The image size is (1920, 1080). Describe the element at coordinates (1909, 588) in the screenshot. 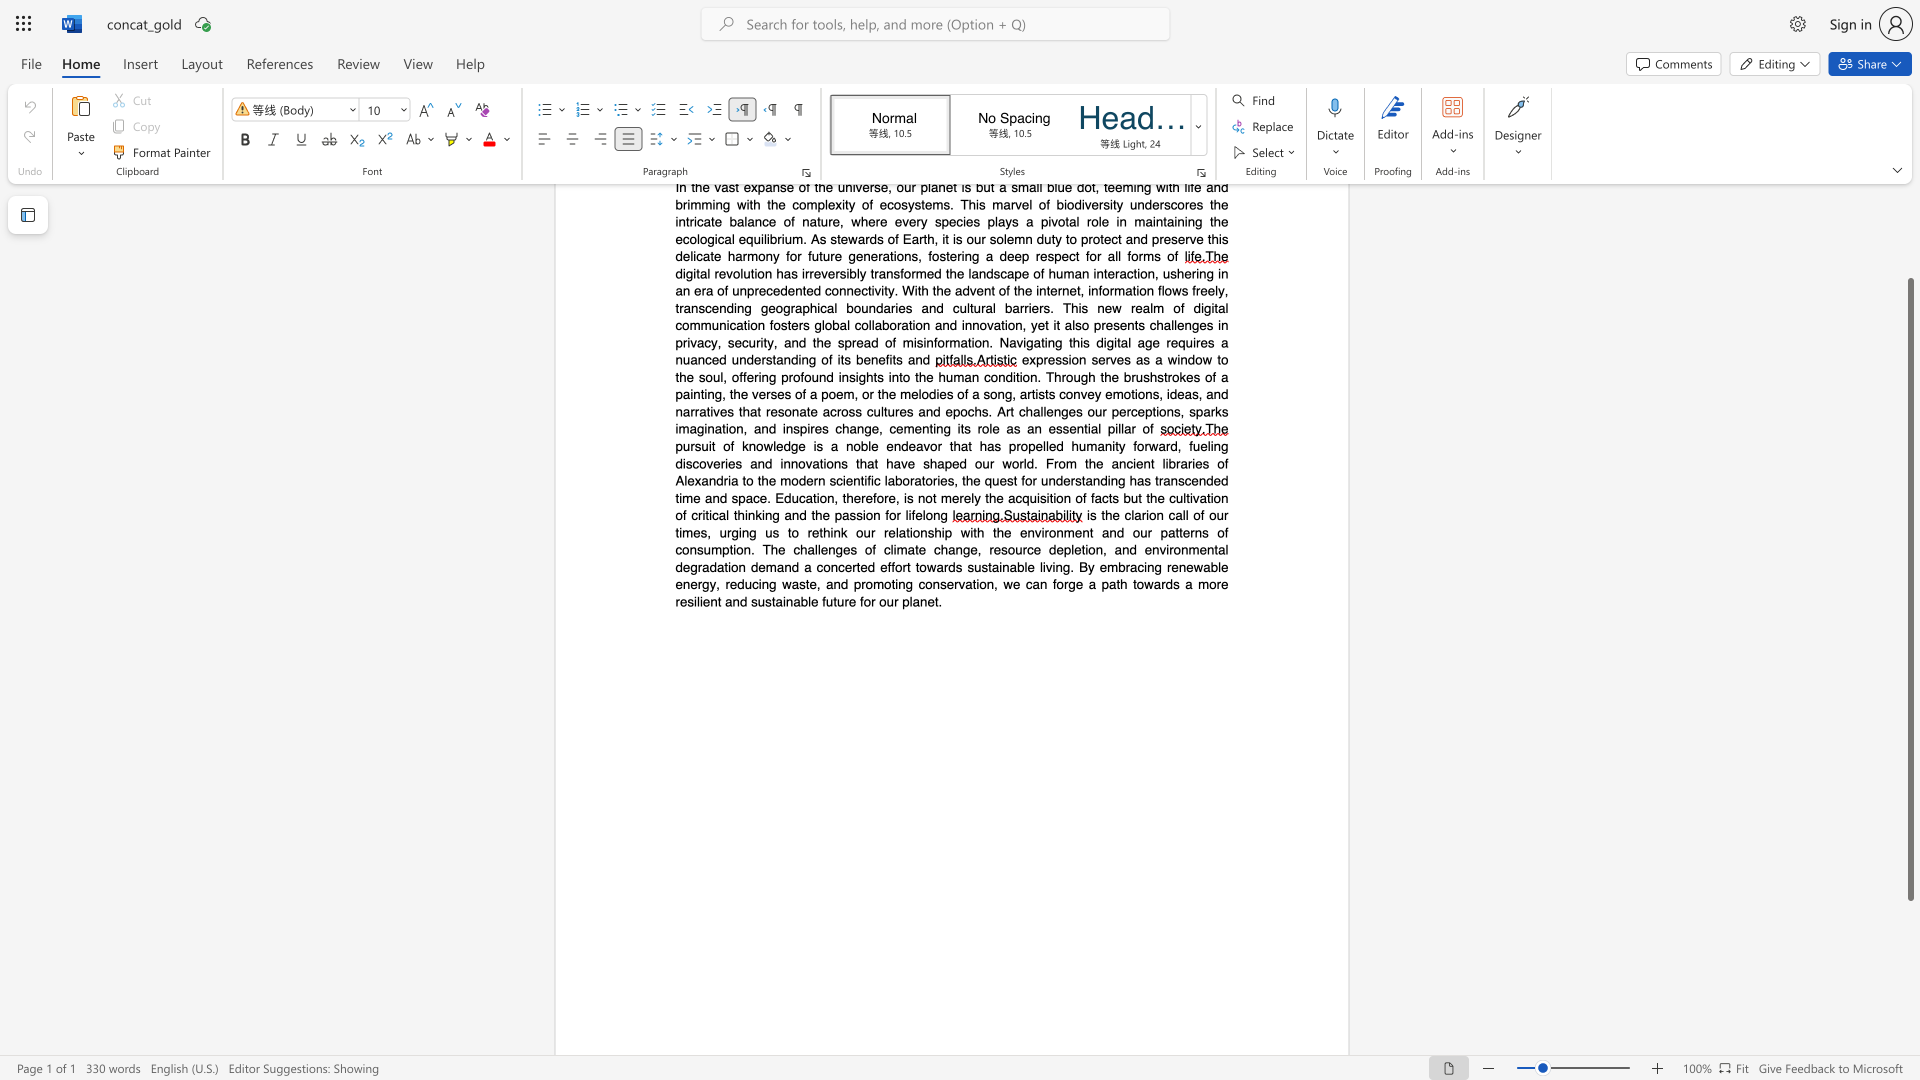

I see `the scrollbar and move up 20 pixels` at that location.